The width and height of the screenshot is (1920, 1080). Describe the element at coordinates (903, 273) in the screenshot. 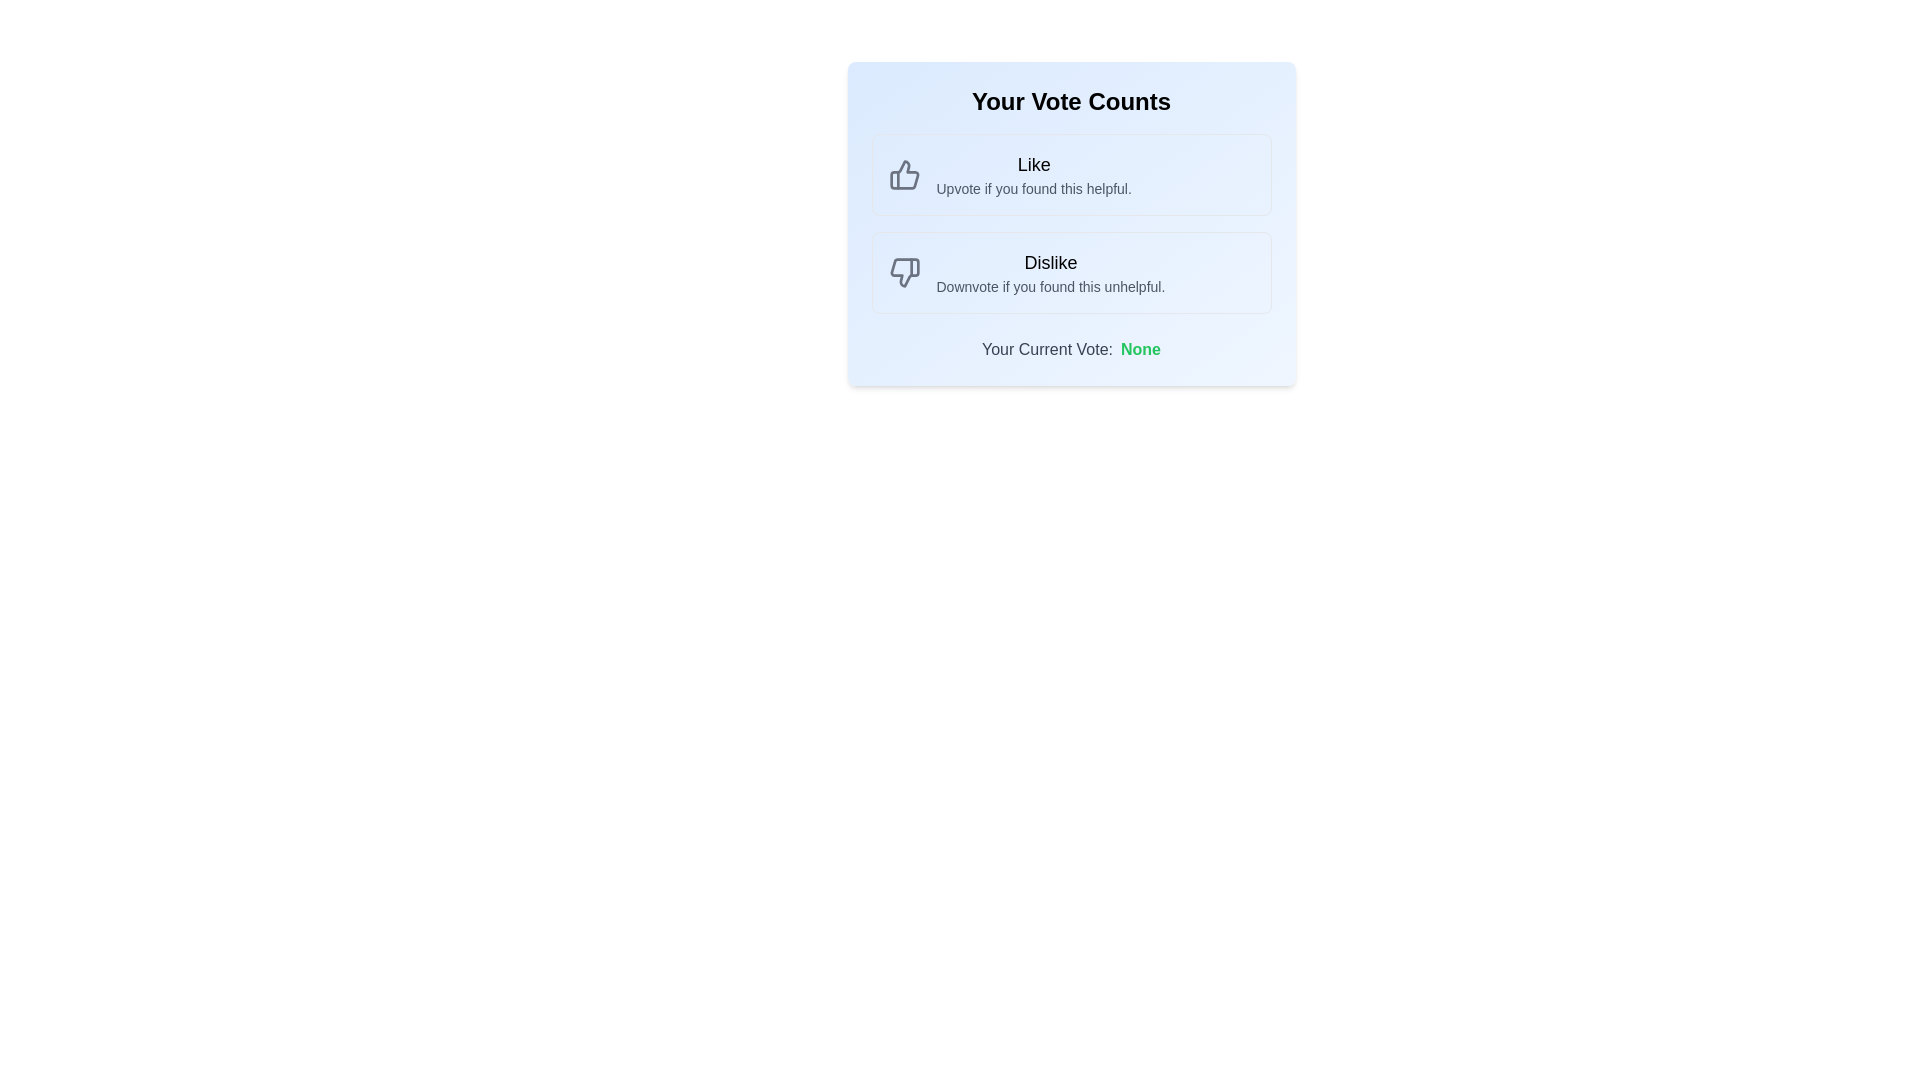

I see `the visual representation of the thumbs-down icon's lower base segment, which symbolizes dislike or negative feedback, located beneath the 'Dislike' label` at that location.